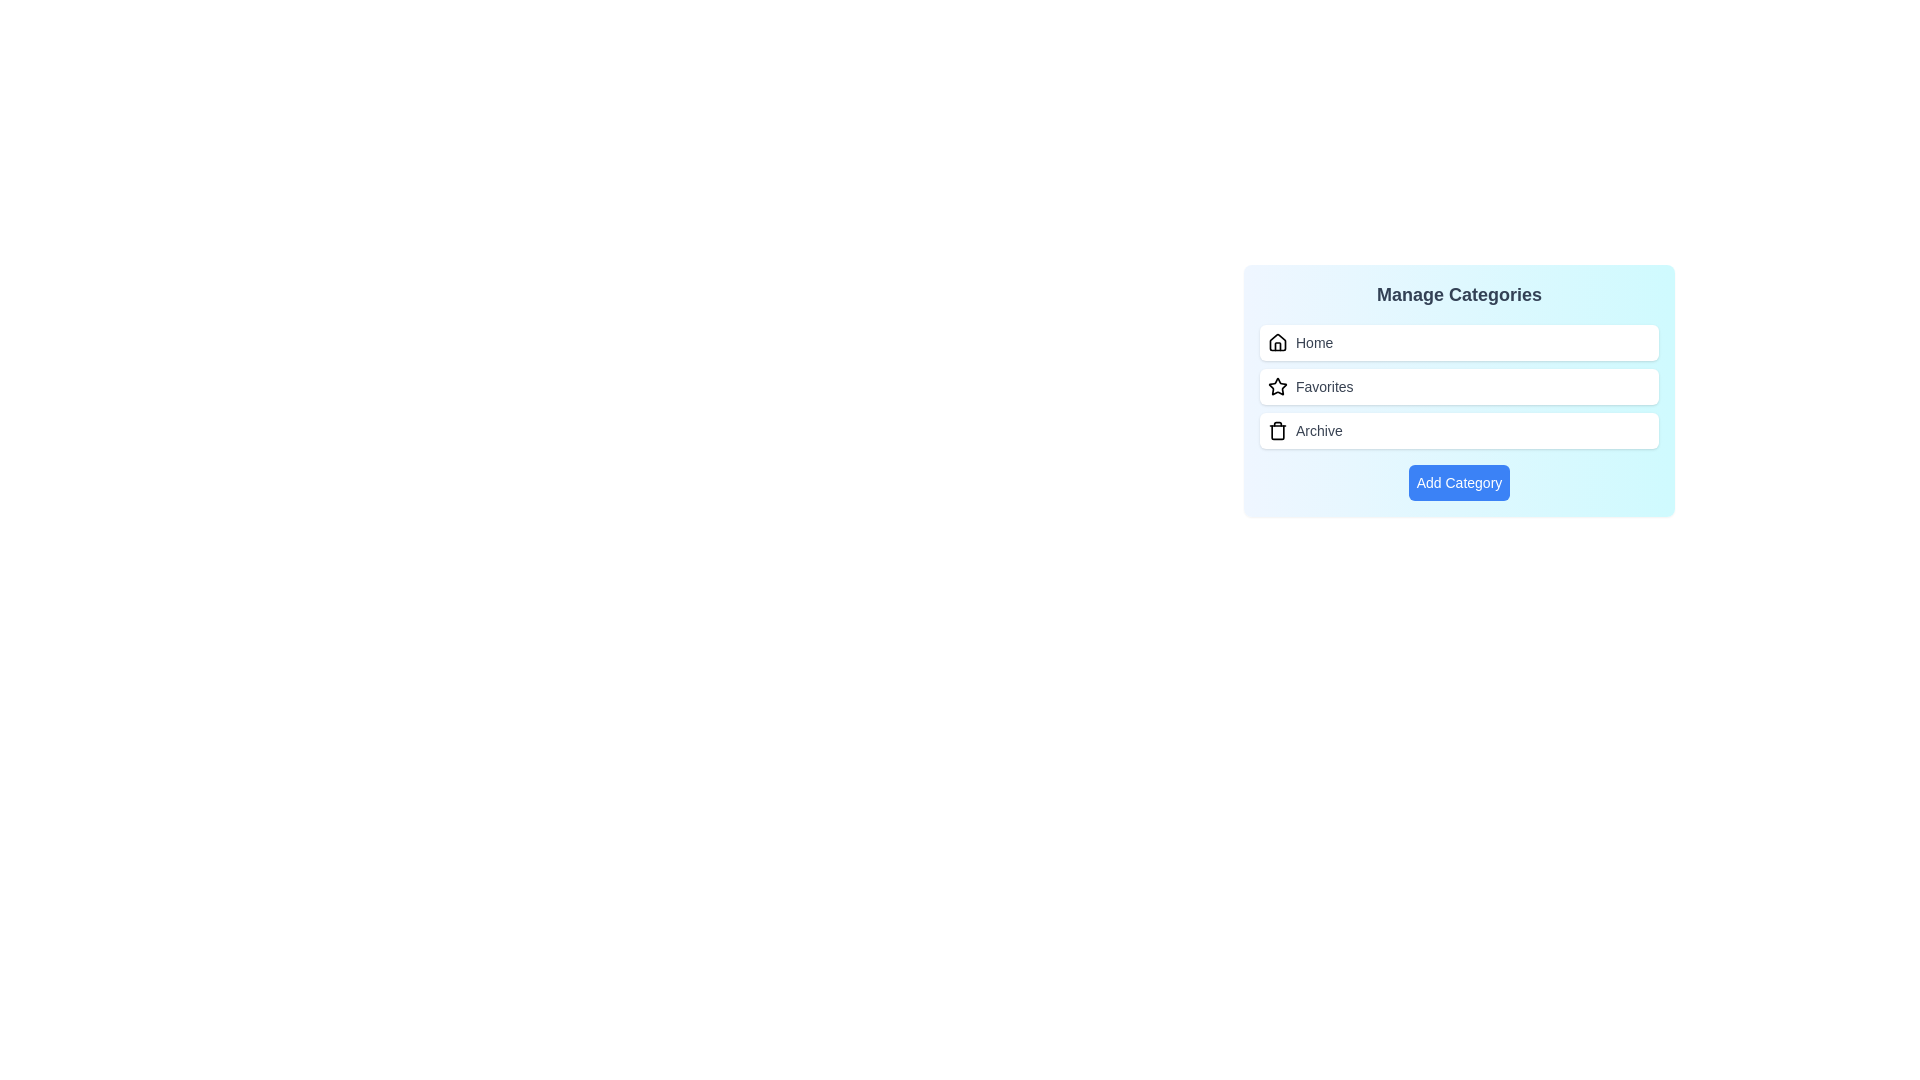 This screenshot has width=1920, height=1080. What do you see at coordinates (1459, 386) in the screenshot?
I see `the category labeled Favorites to interact with it` at bounding box center [1459, 386].